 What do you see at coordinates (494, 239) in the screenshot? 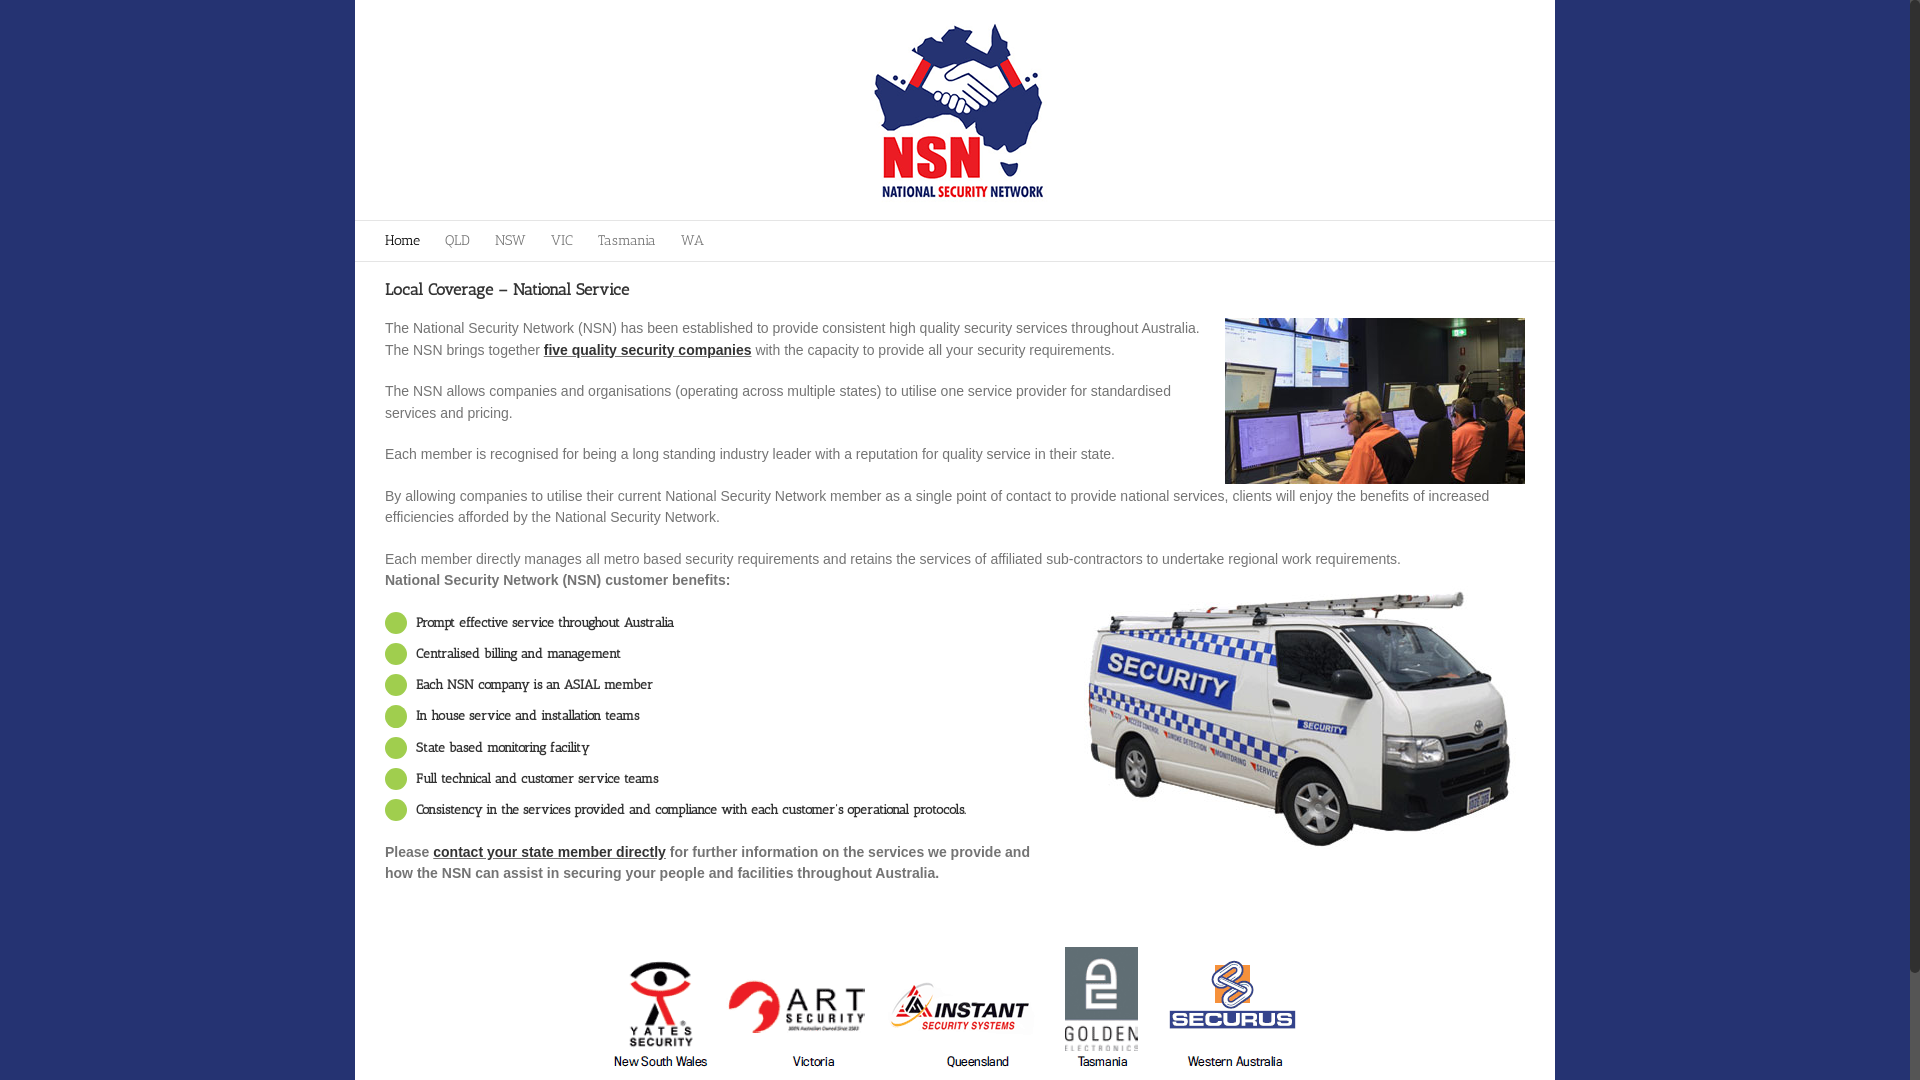
I see `'NSW'` at bounding box center [494, 239].